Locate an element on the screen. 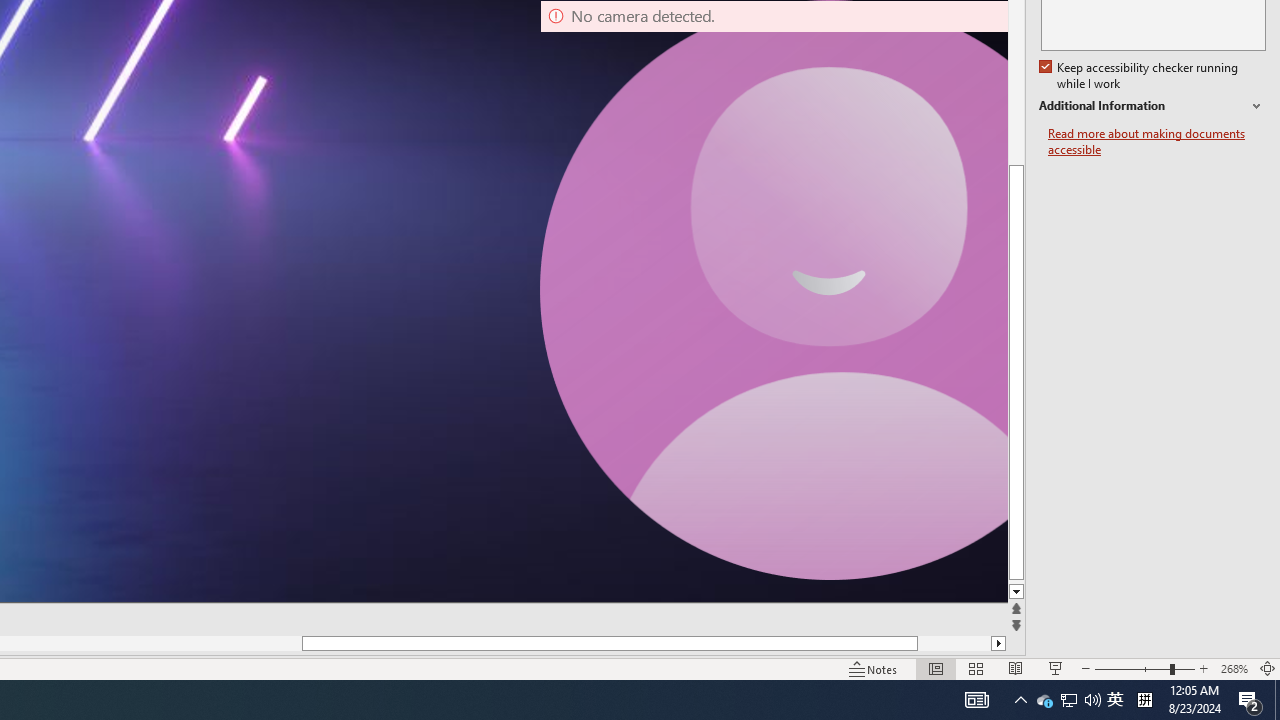  'Slide Show' is located at coordinates (1055, 669).